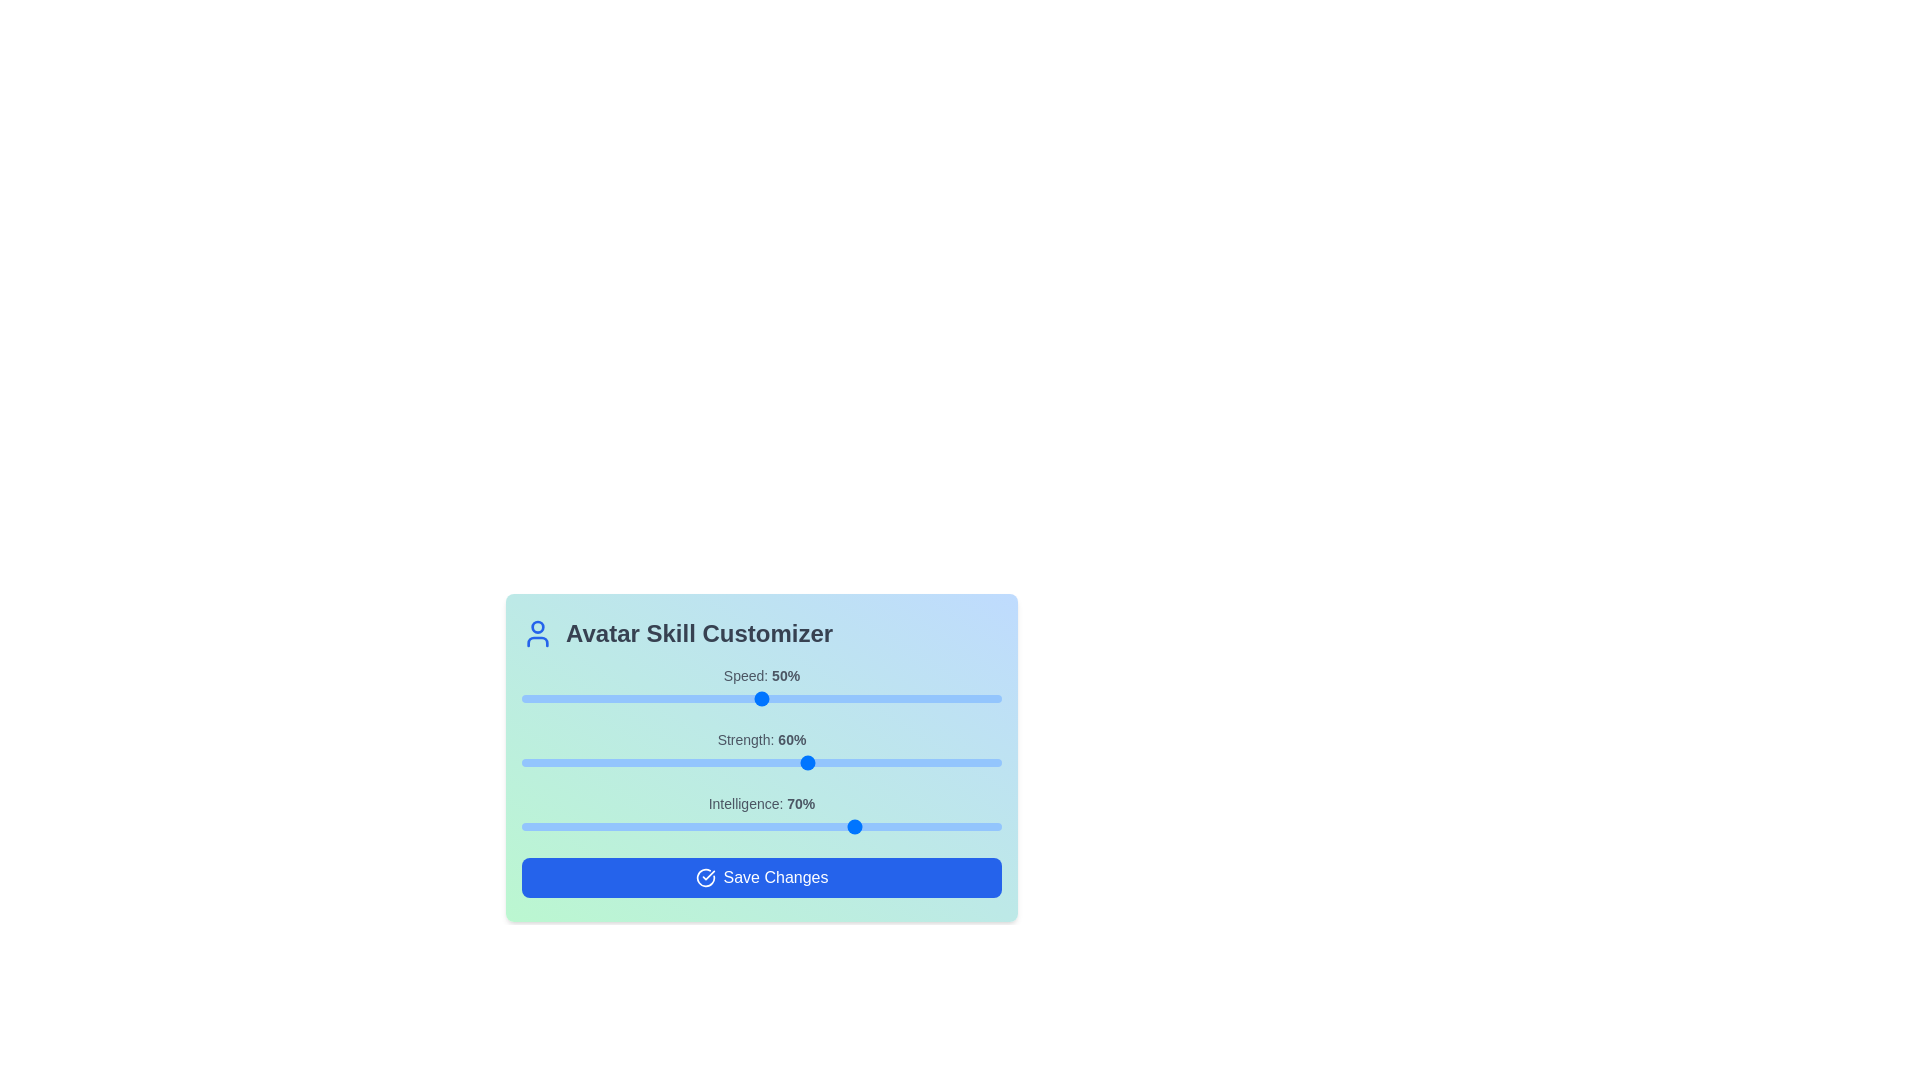 This screenshot has width=1920, height=1080. I want to click on the speed, so click(646, 697).